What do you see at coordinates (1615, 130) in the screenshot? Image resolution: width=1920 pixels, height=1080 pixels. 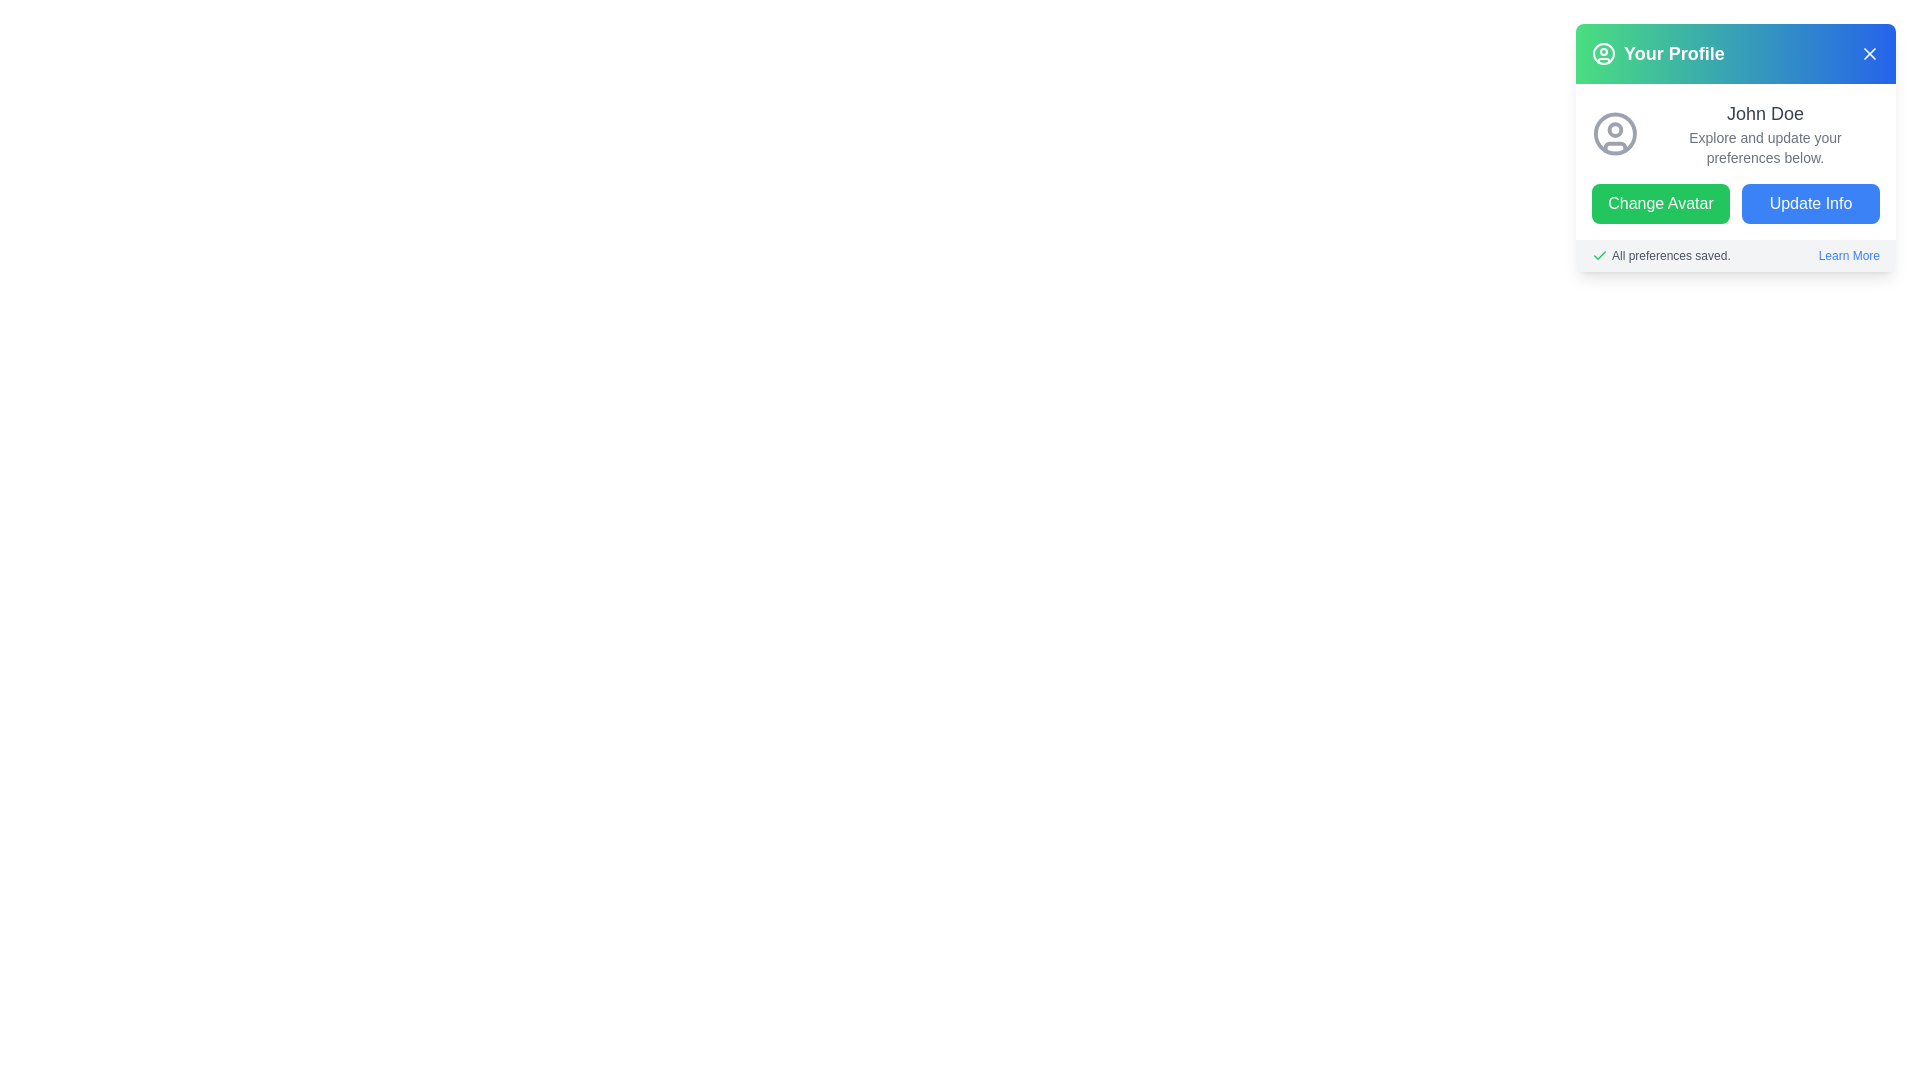 I see `the small grey circular image component nested within the larger user icon at the top-left corner of the profile box labeled 'Your Profile'` at bounding box center [1615, 130].